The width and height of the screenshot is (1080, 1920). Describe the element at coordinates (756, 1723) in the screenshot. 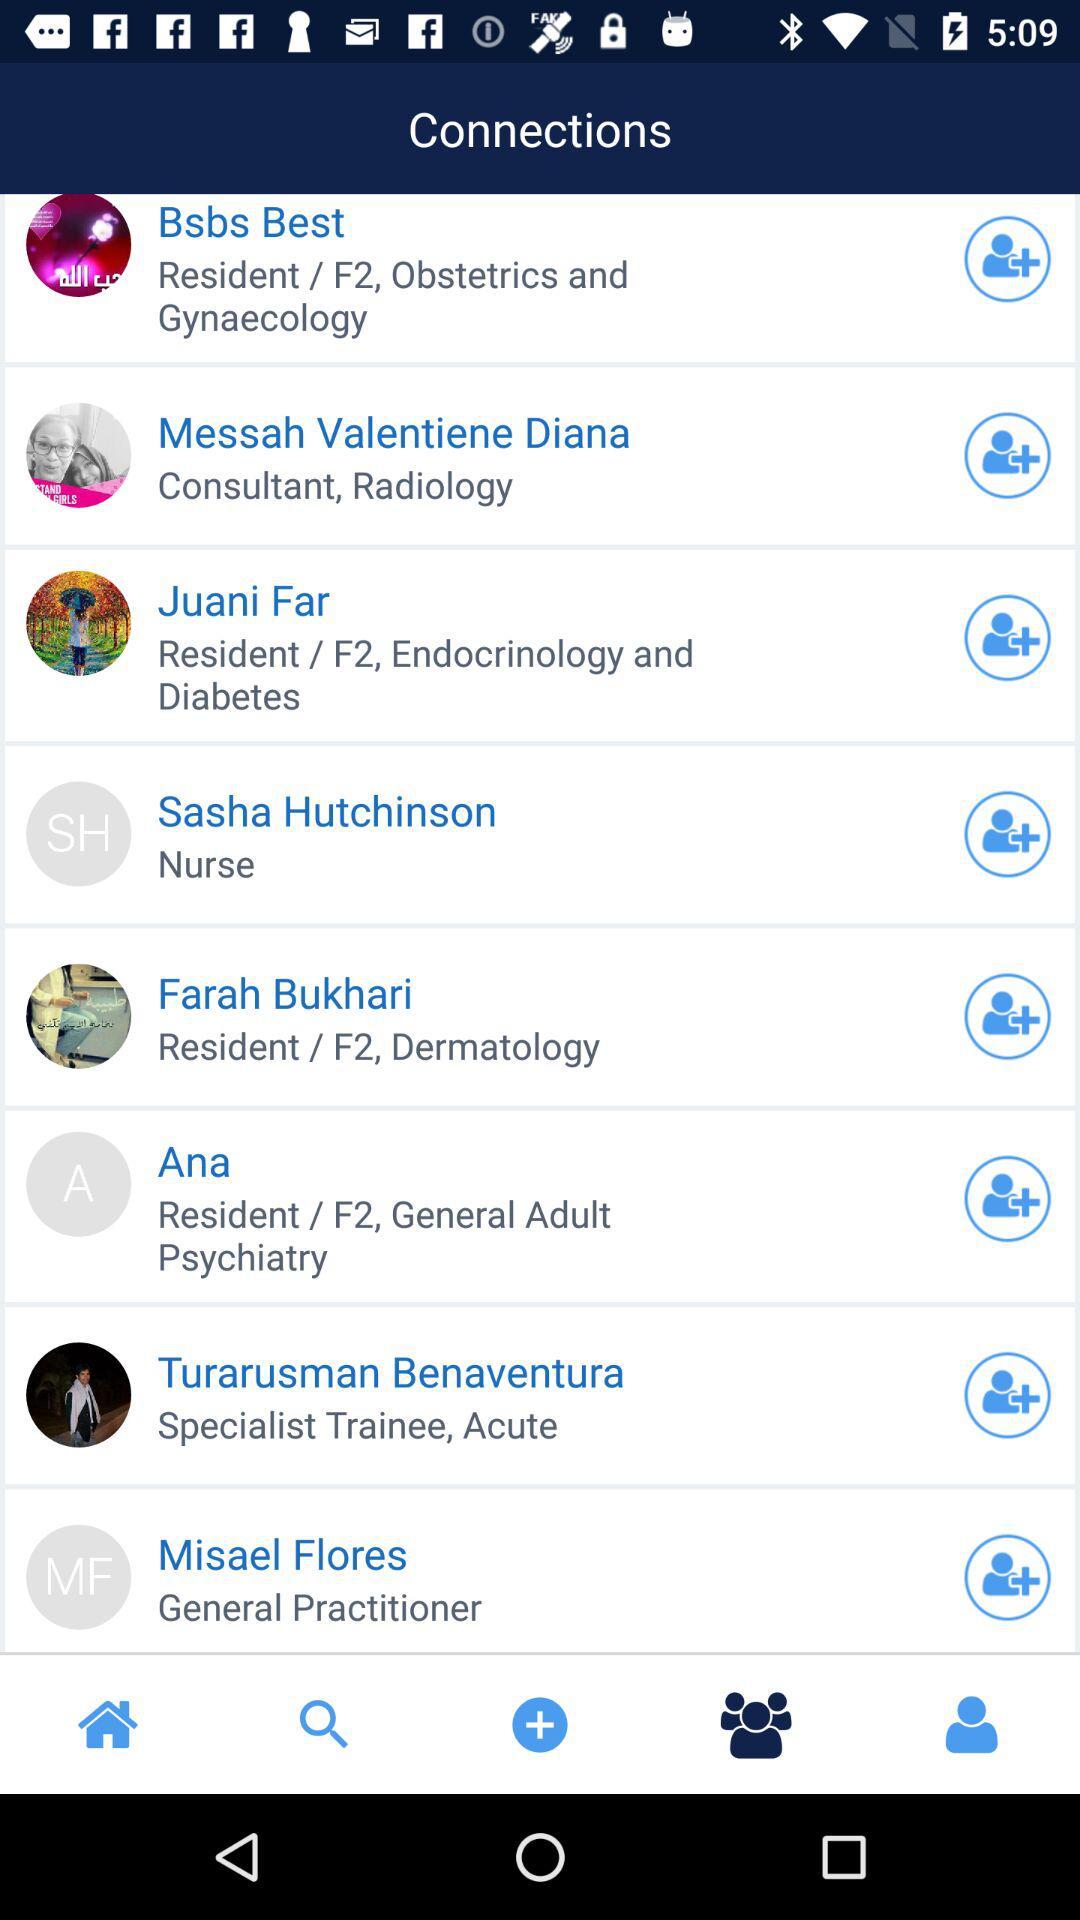

I see `the icon below general practitioner` at that location.